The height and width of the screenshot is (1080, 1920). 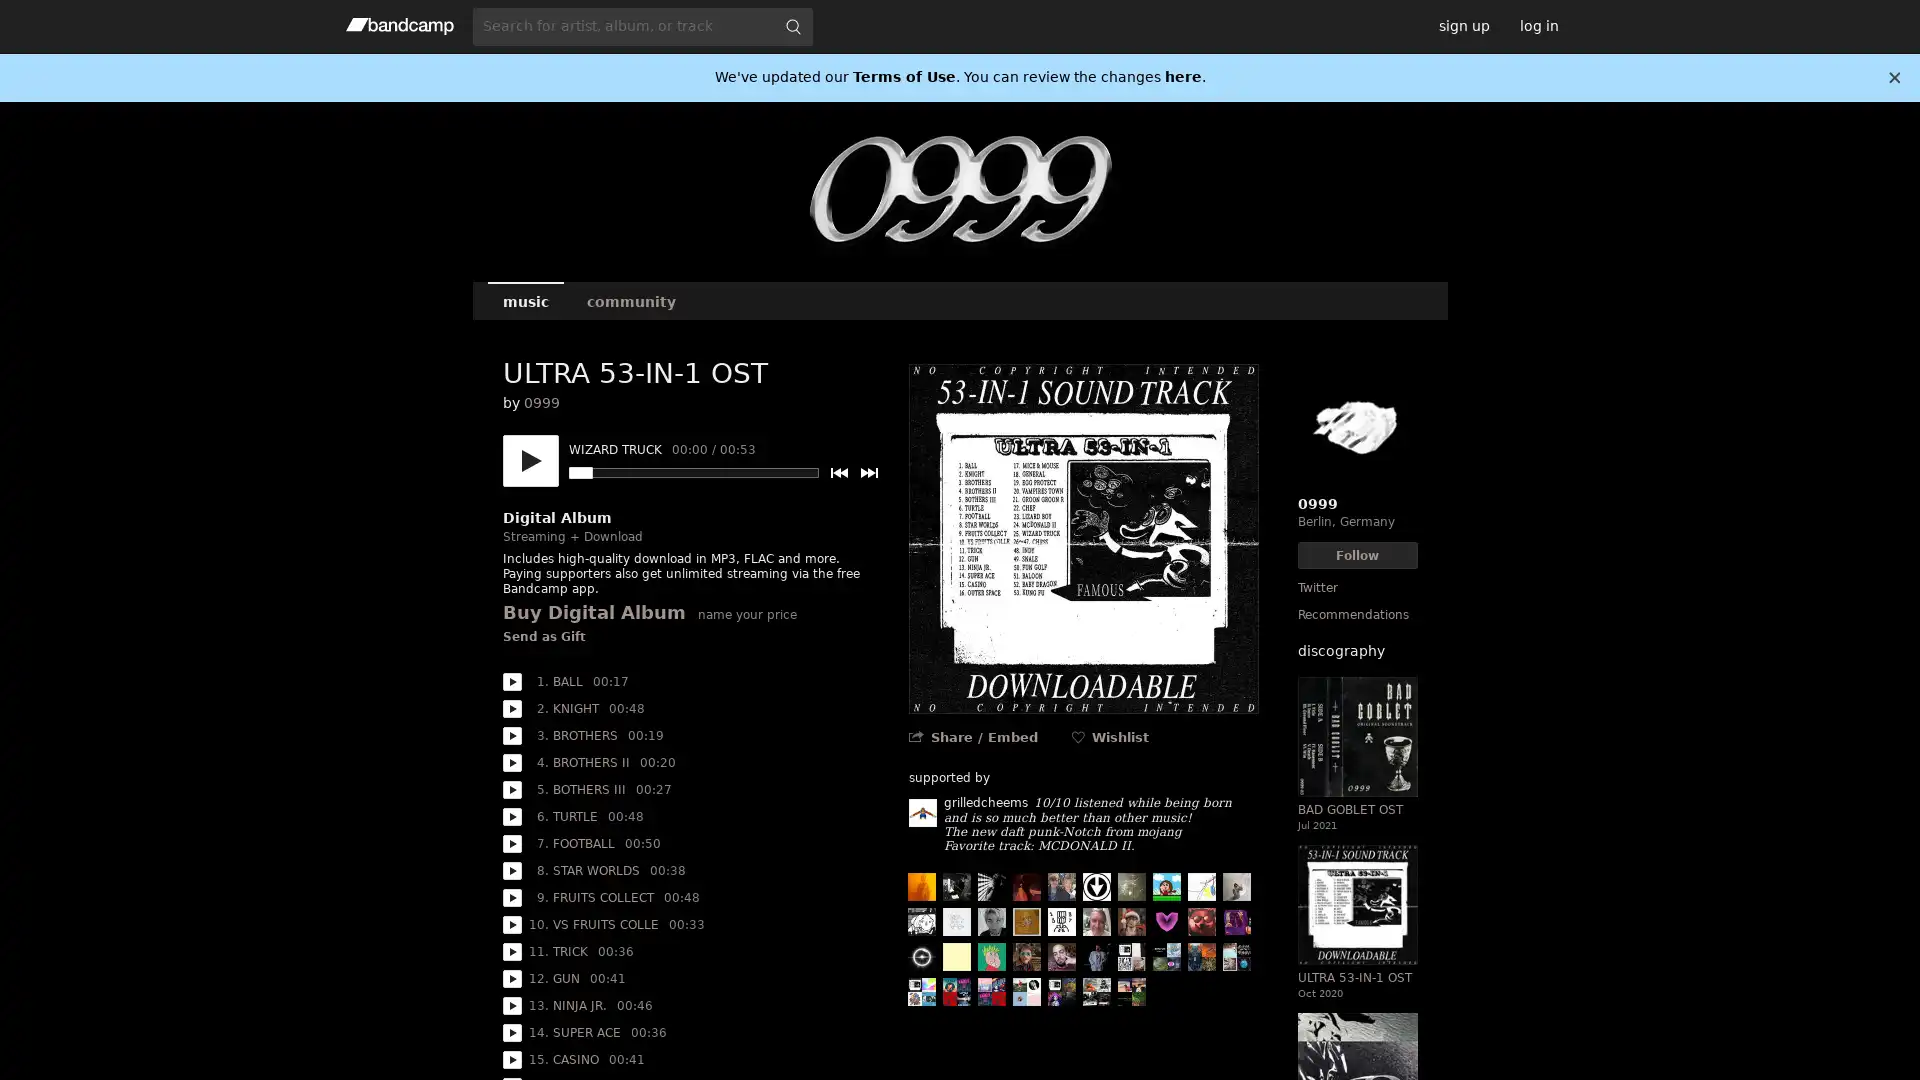 I want to click on Play KNIGHT, so click(x=511, y=708).